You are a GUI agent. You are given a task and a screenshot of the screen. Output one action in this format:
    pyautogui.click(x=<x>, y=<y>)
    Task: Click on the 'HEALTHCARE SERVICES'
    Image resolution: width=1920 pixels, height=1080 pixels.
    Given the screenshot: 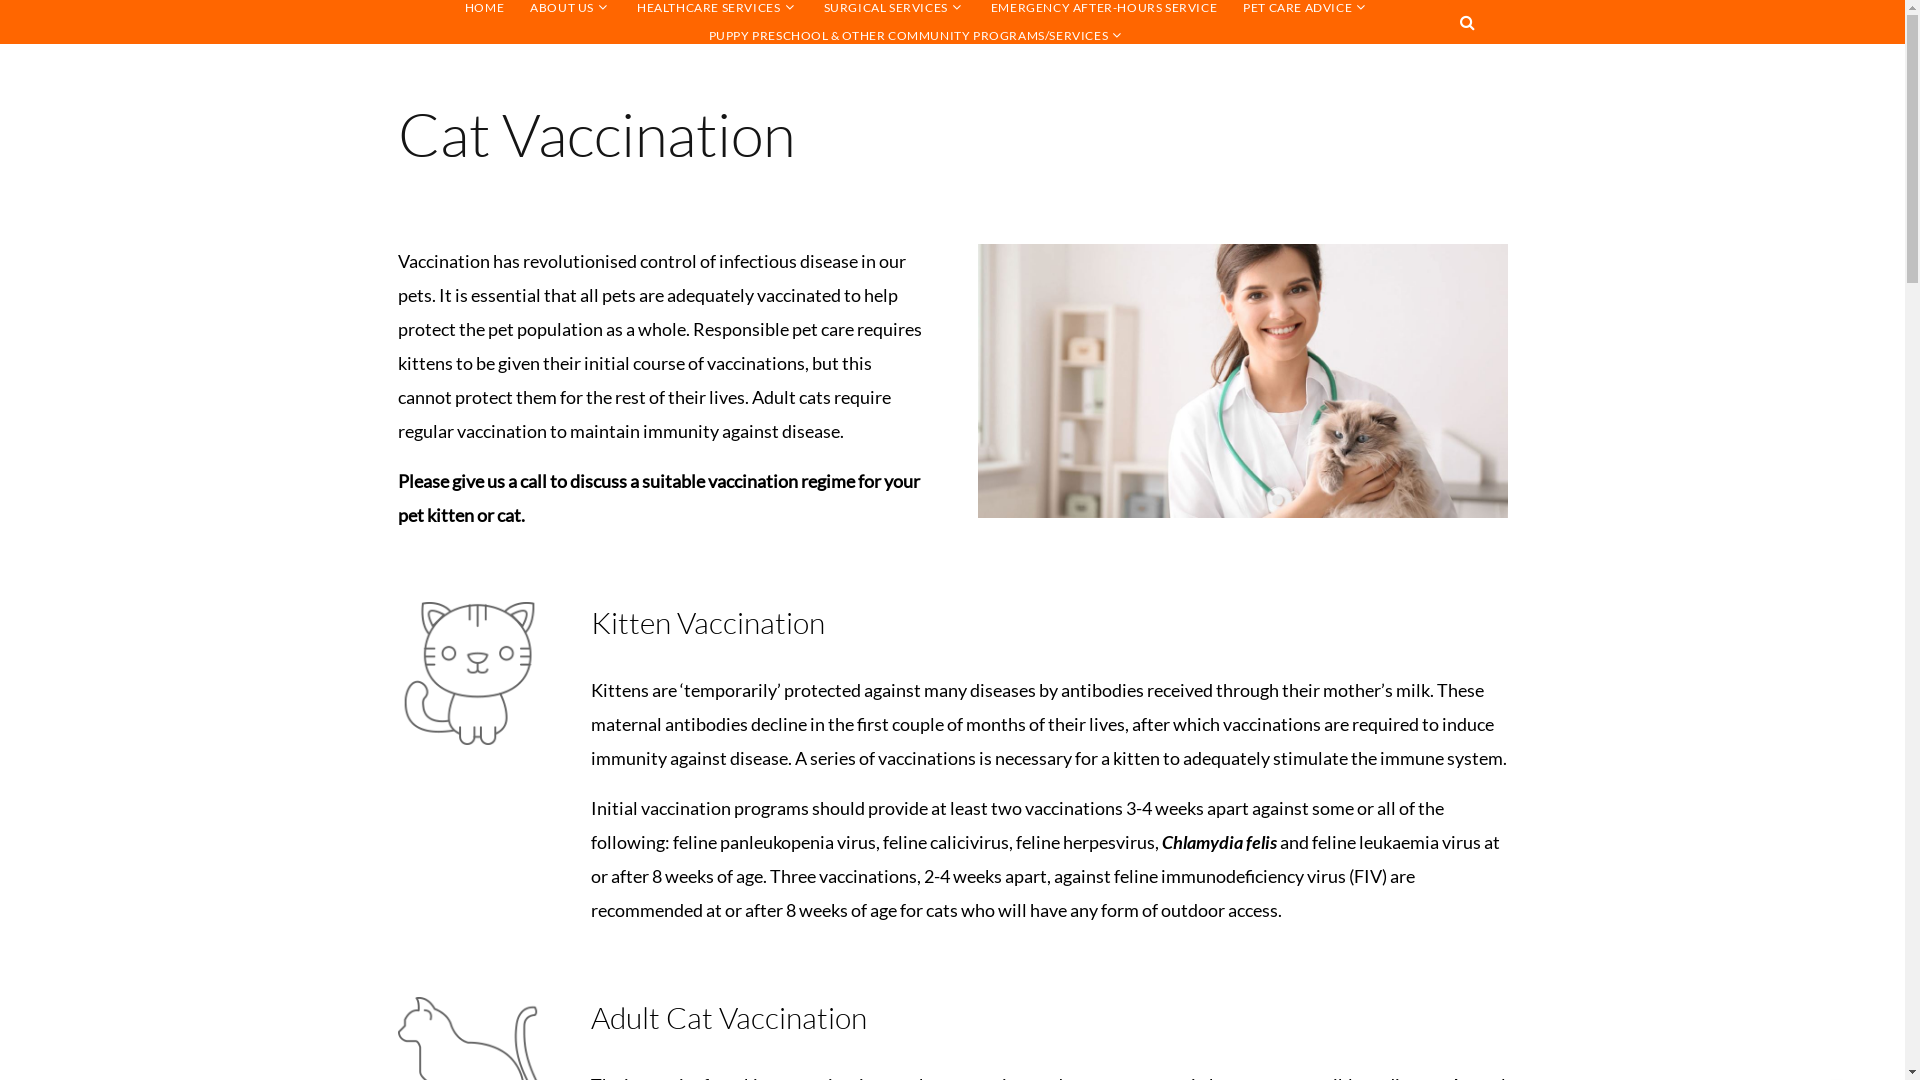 What is the action you would take?
    pyautogui.click(x=708, y=7)
    